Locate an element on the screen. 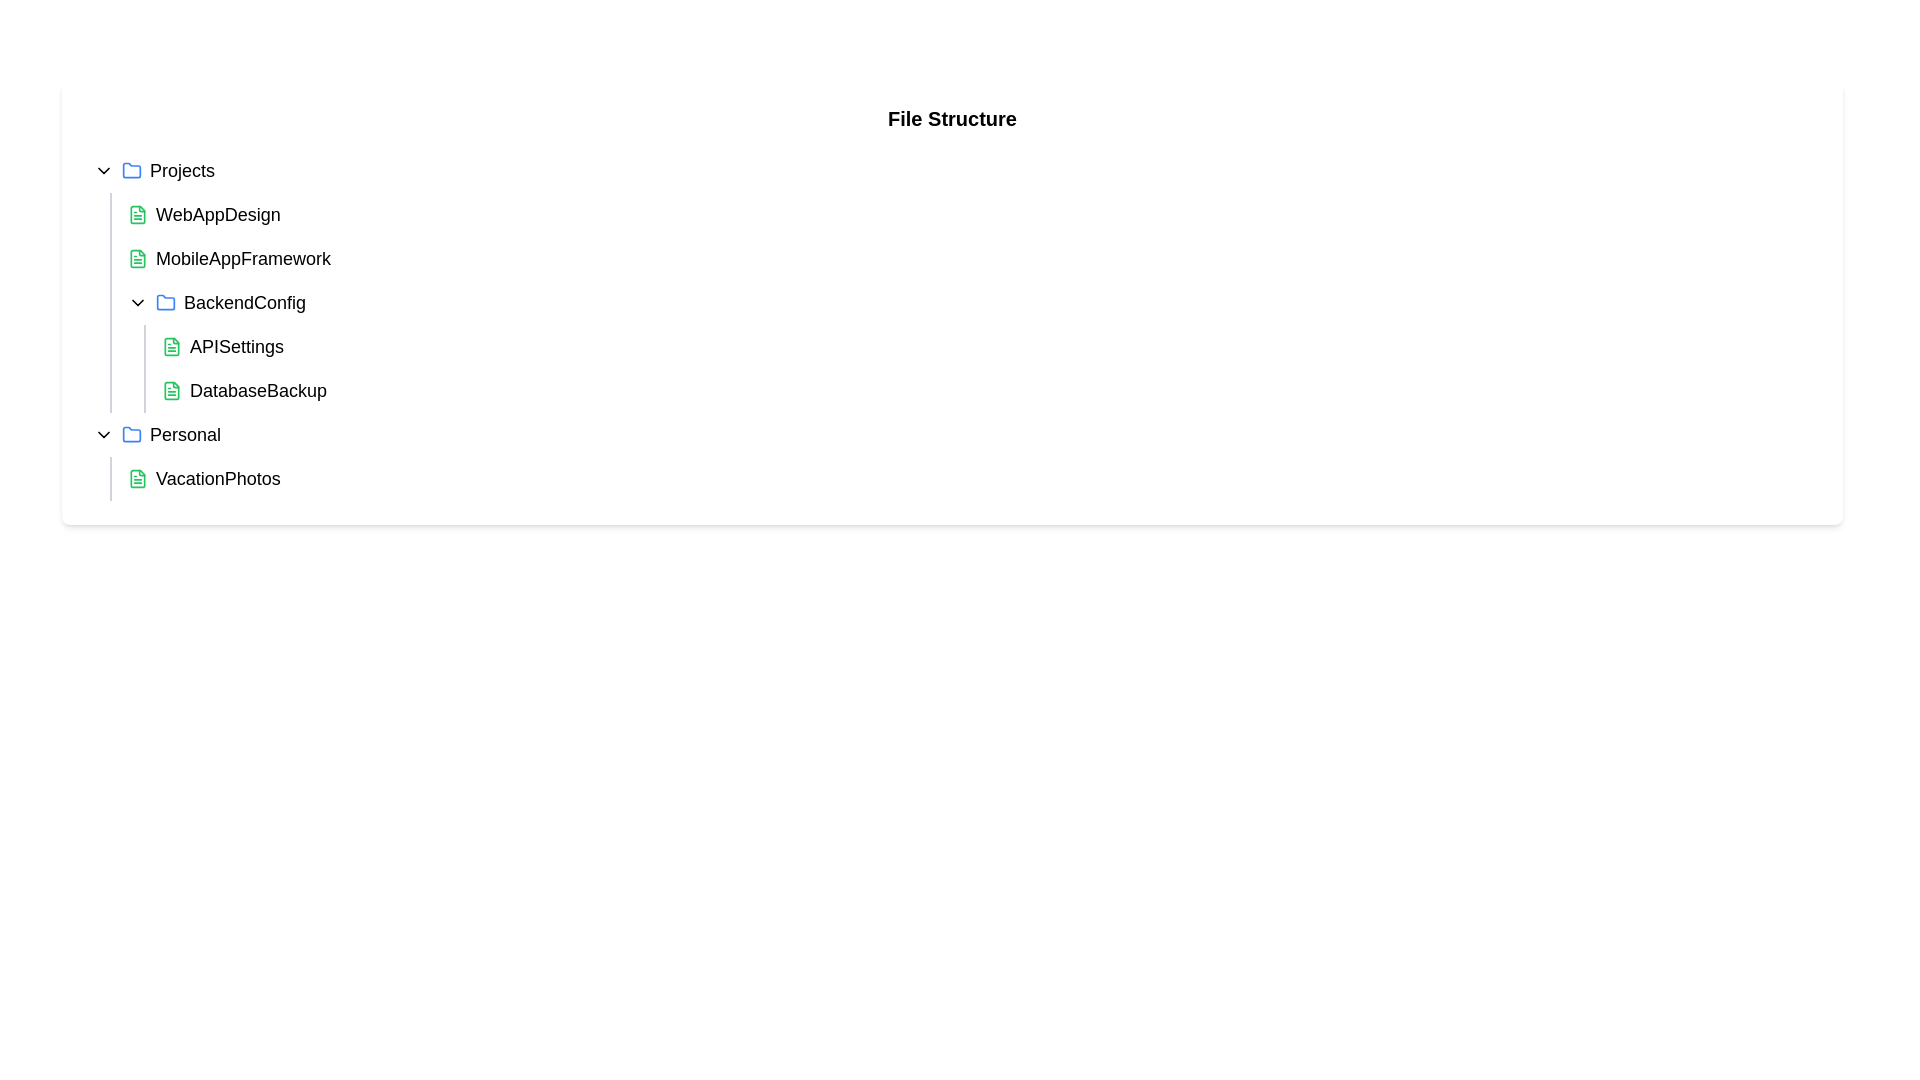 The width and height of the screenshot is (1920, 1080). the file icon representing 'APISettings' located in the 'BackendConfig' section of the hierarchical file structure, which is styled in a modern minimalistic design and has a green hue is located at coordinates (172, 346).